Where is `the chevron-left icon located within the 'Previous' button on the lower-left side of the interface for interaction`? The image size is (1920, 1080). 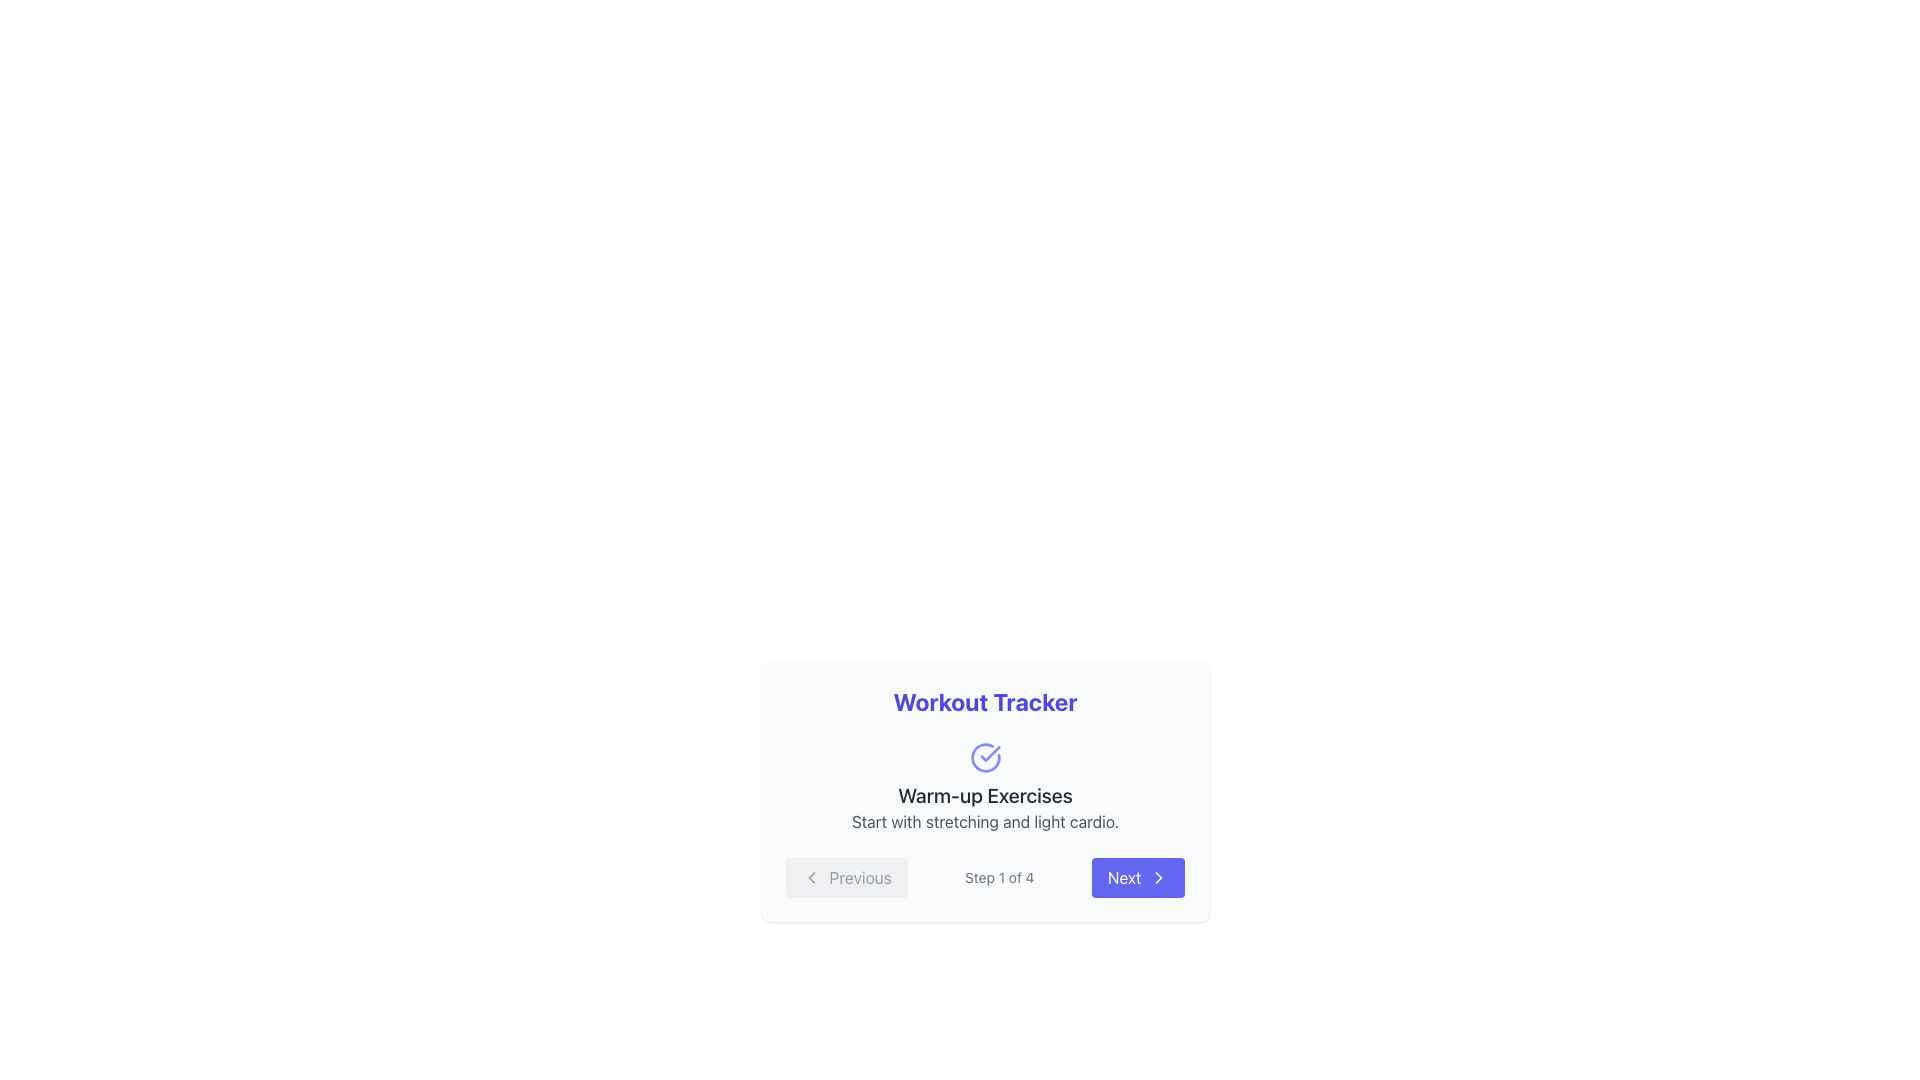 the chevron-left icon located within the 'Previous' button on the lower-left side of the interface for interaction is located at coordinates (811, 877).